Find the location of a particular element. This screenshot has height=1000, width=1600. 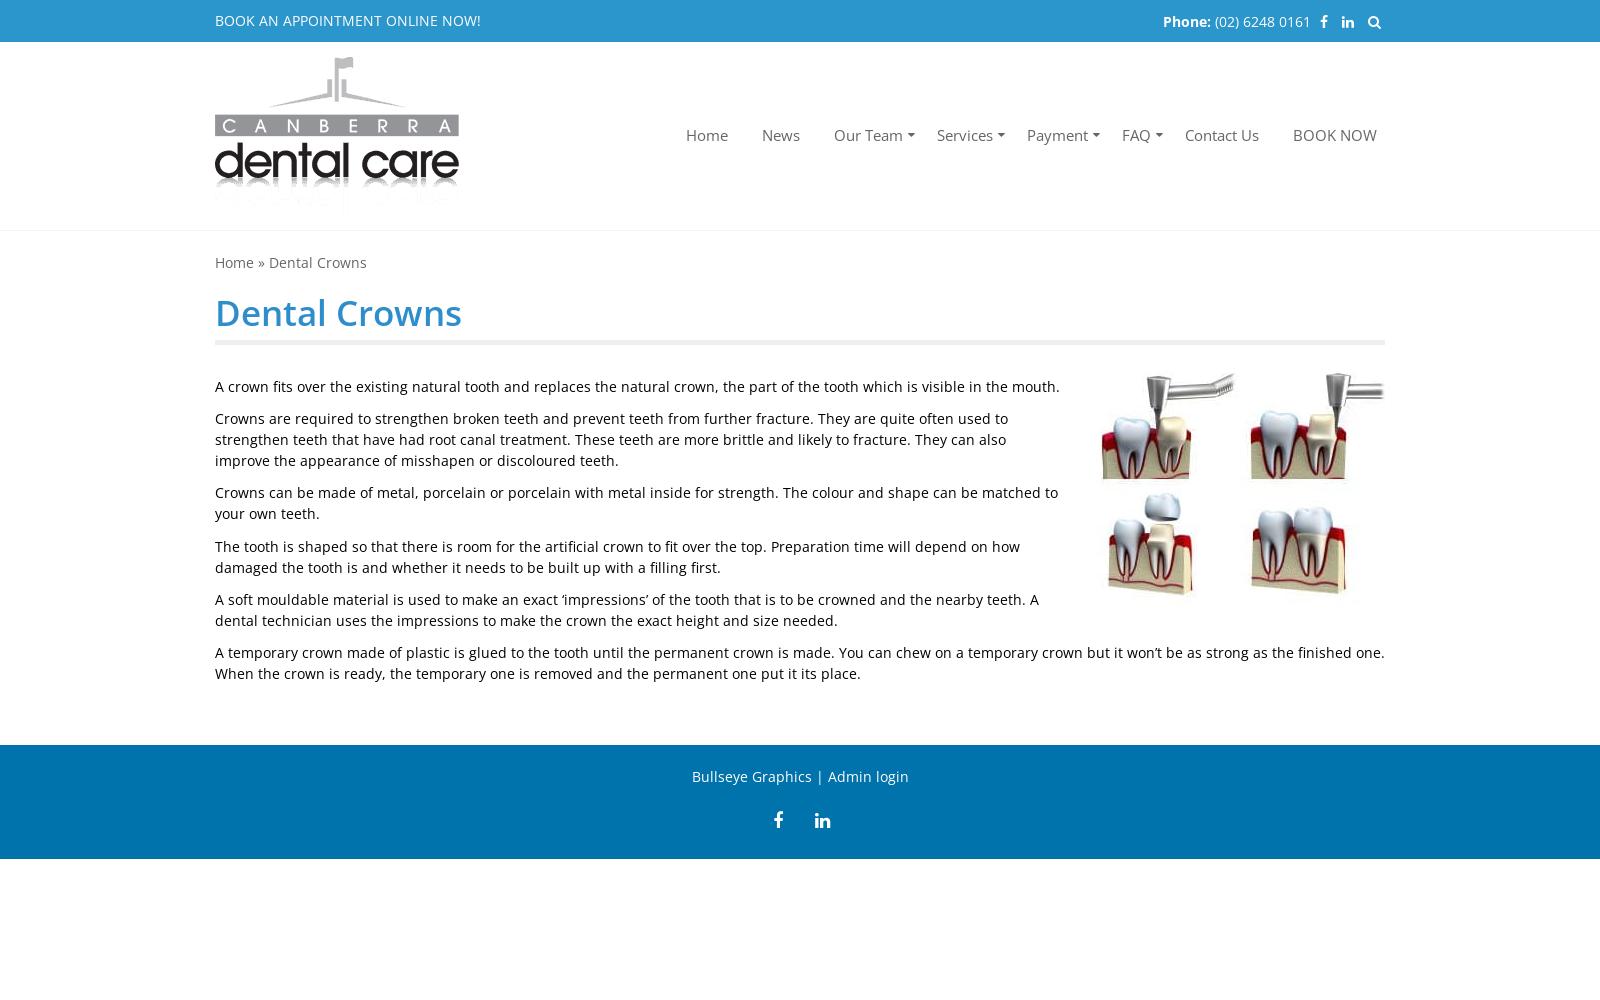

'(02) 6248 0161' is located at coordinates (1262, 20).